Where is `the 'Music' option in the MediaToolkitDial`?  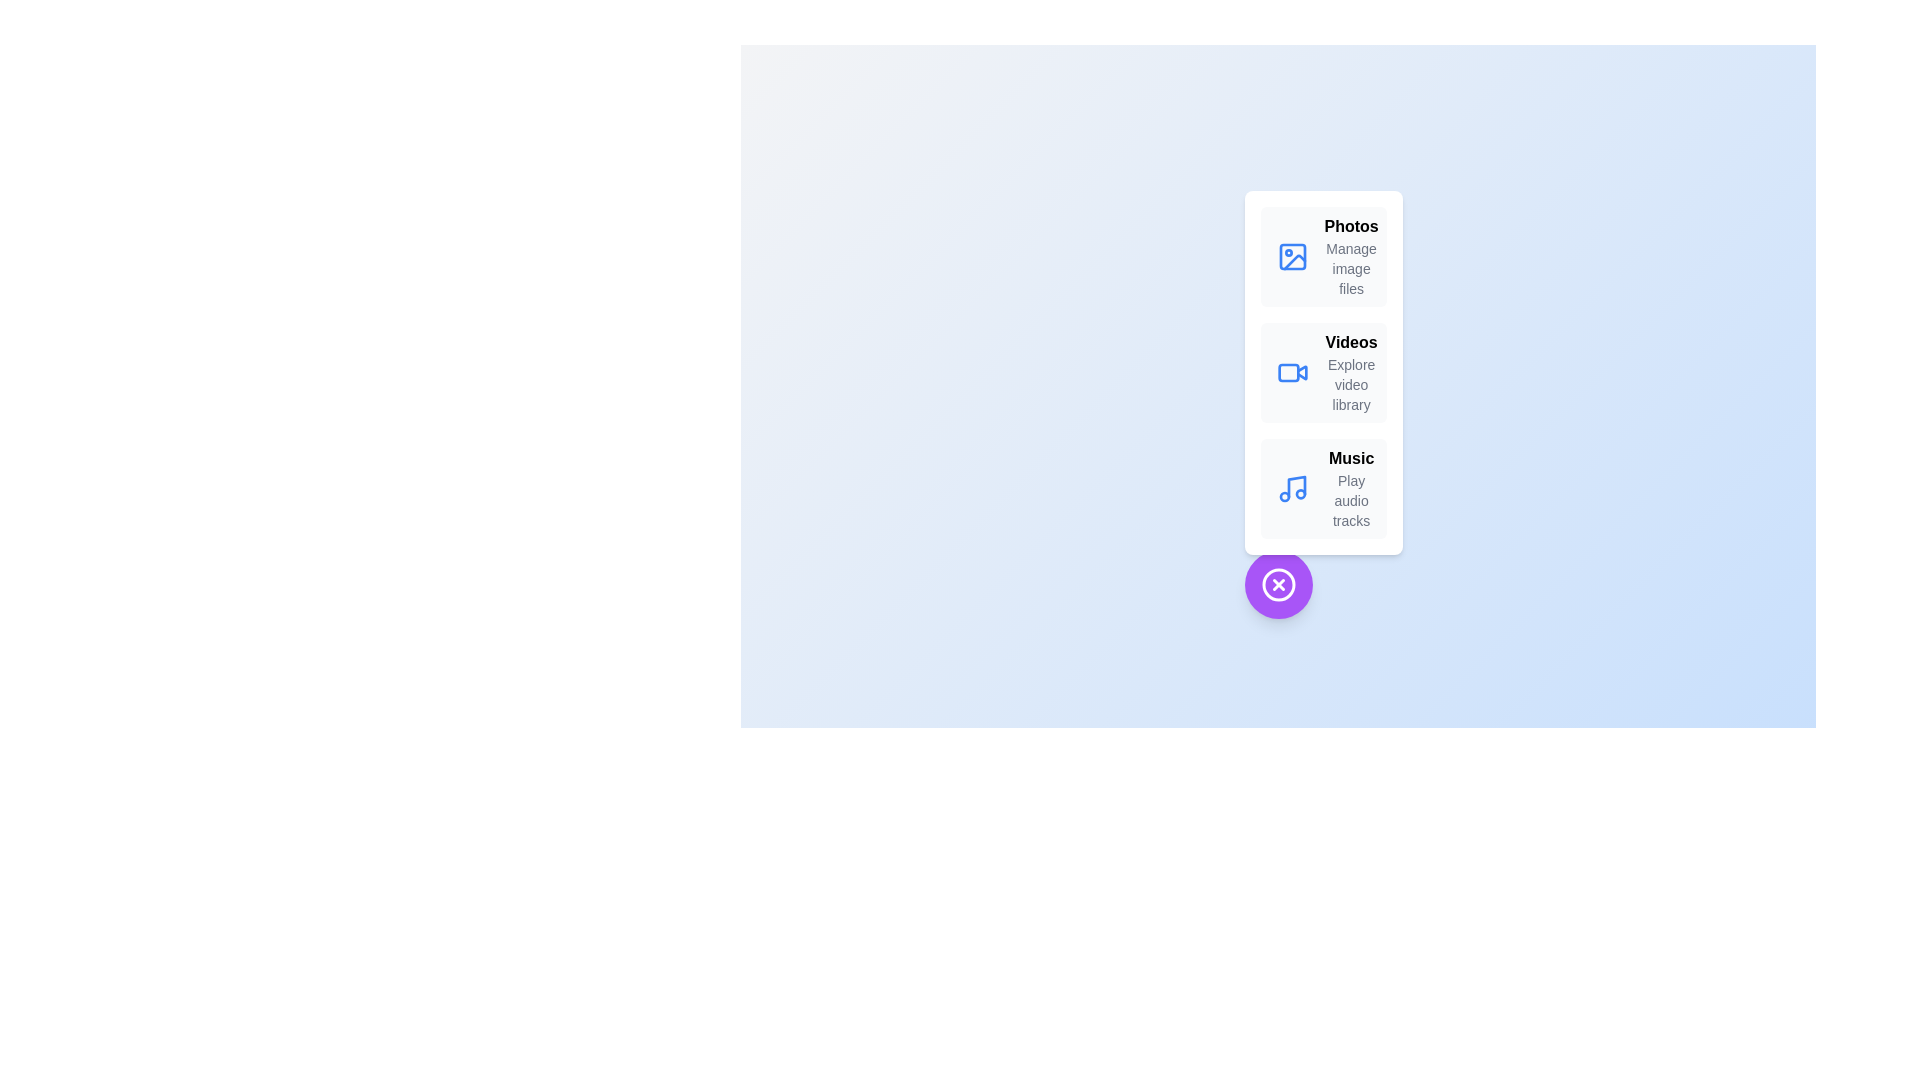 the 'Music' option in the MediaToolkitDial is located at coordinates (1323, 489).